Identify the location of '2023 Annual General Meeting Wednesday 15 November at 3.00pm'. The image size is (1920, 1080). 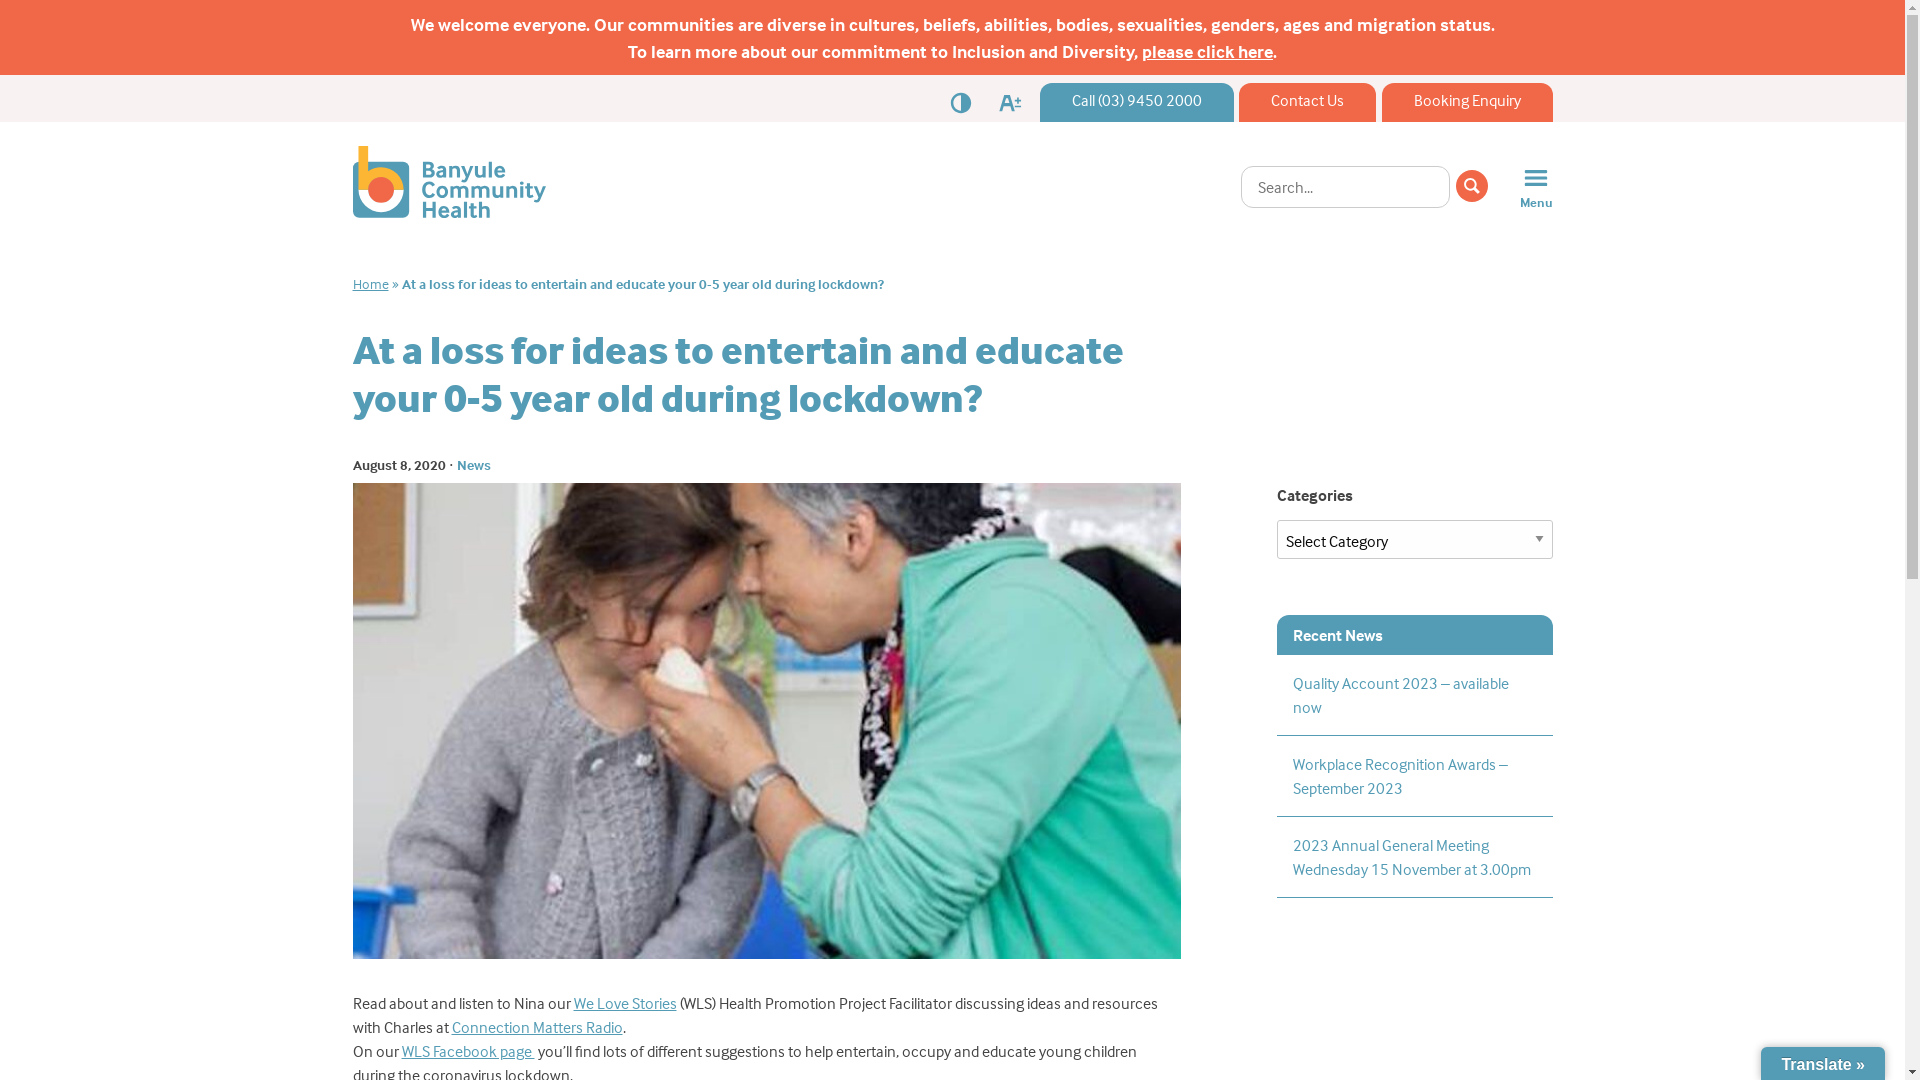
(1413, 855).